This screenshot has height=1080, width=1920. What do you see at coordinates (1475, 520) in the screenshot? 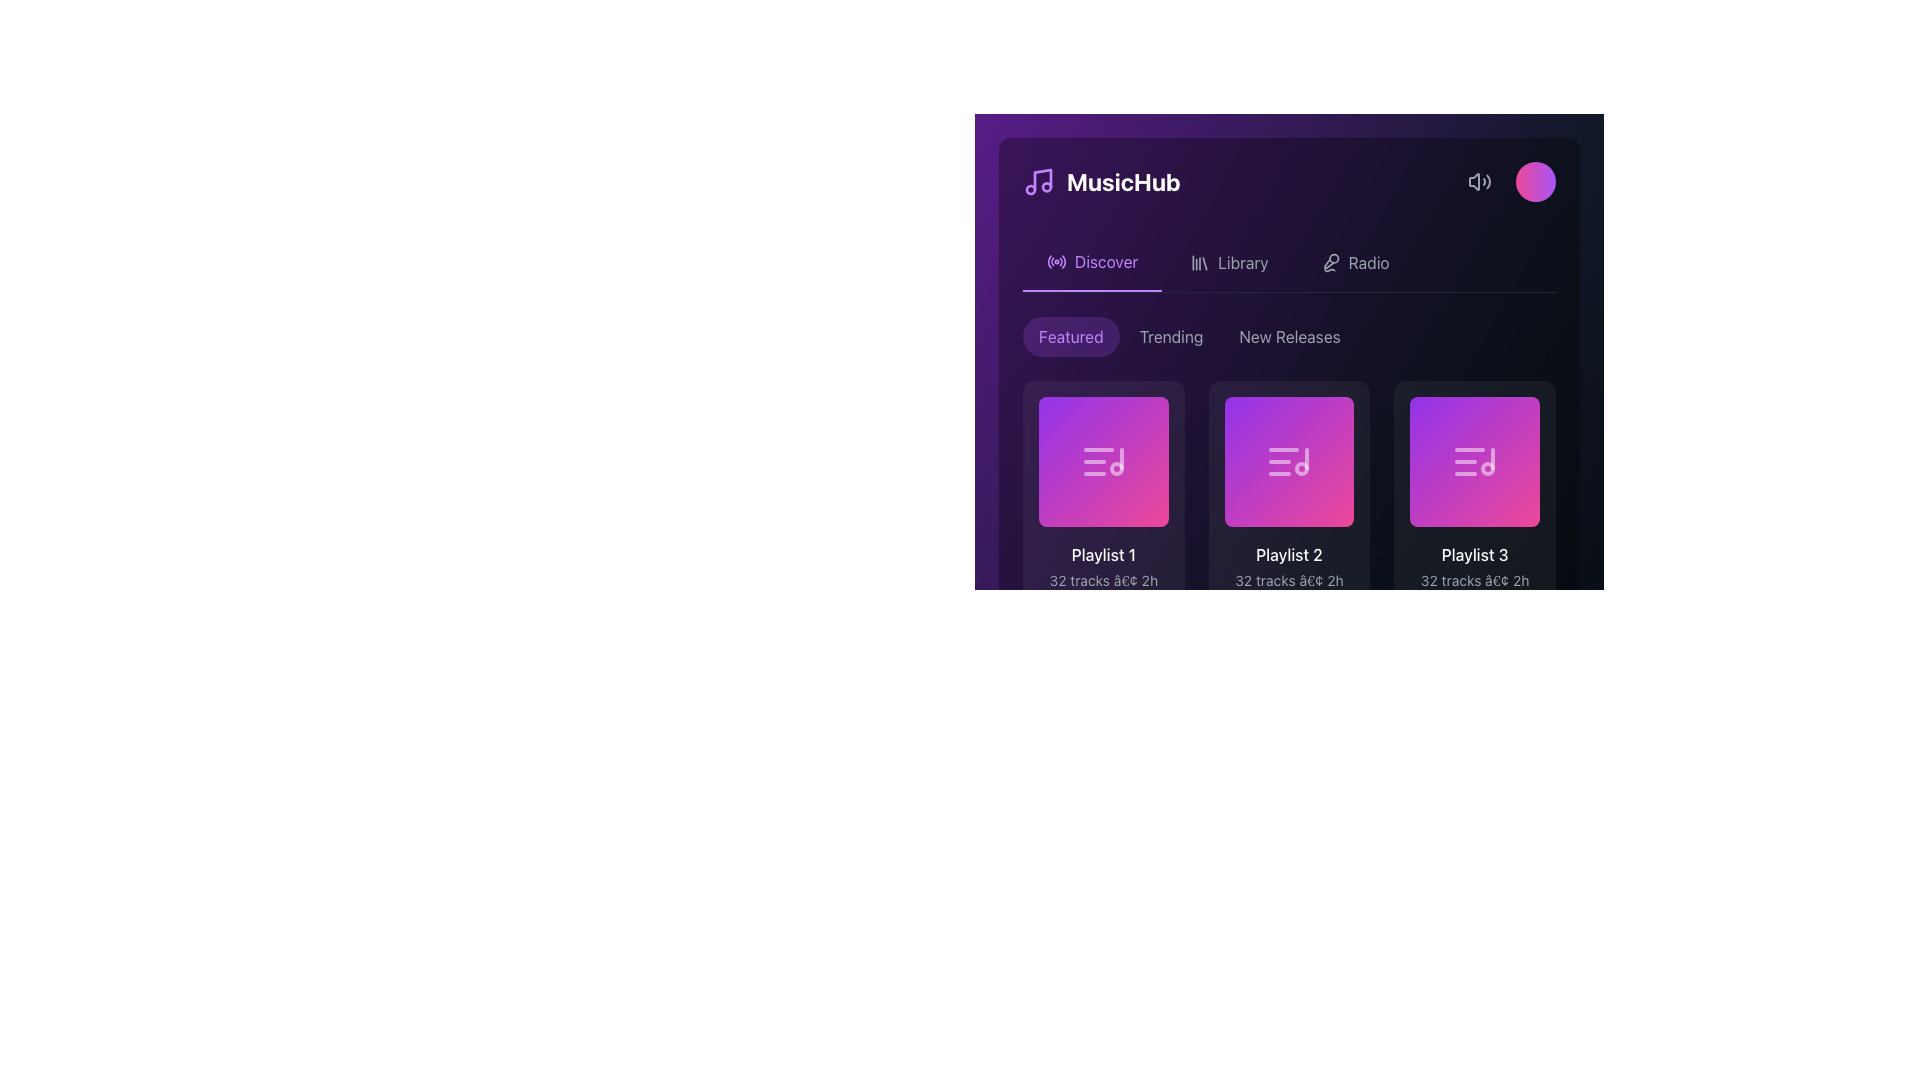
I see `the interactive playlist card labeled 'Playlist 3'` at bounding box center [1475, 520].